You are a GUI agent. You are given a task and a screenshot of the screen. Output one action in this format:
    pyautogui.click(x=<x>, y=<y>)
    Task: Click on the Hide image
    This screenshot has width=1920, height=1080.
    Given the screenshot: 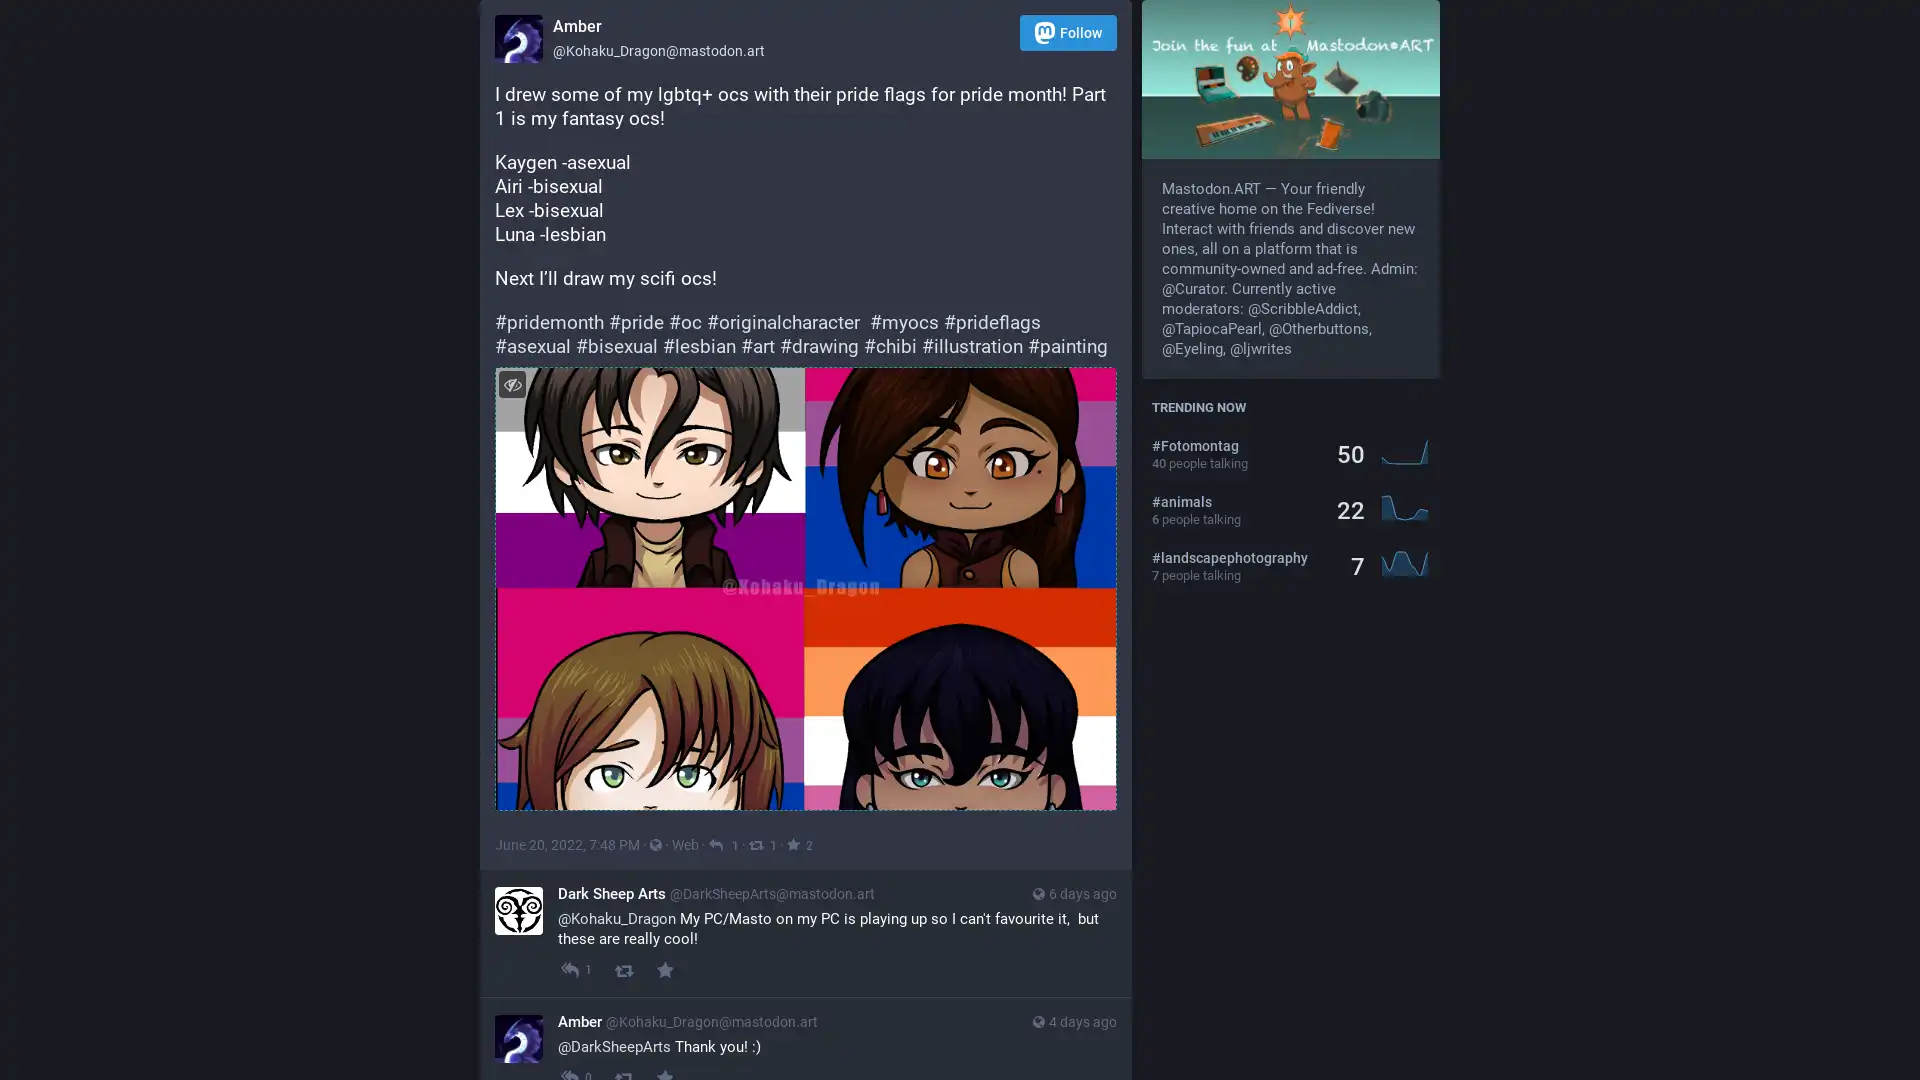 What is the action you would take?
    pyautogui.click(x=512, y=384)
    